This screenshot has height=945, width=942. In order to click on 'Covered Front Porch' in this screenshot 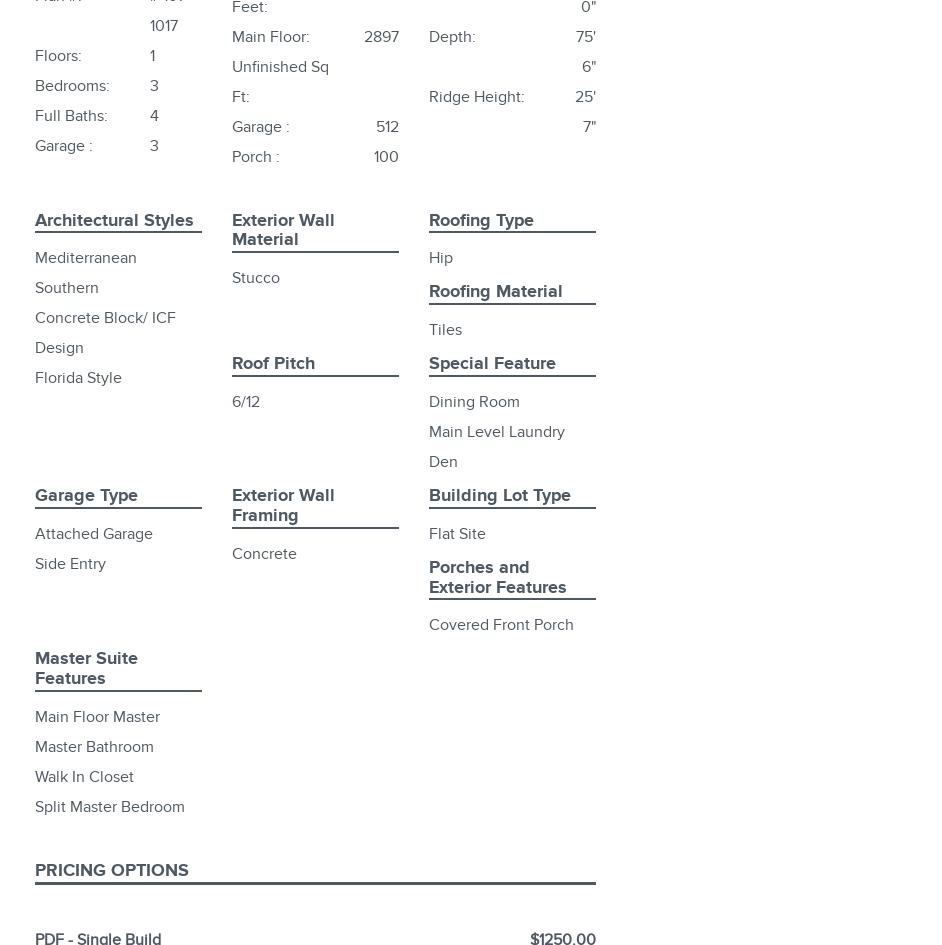, I will do `click(501, 624)`.